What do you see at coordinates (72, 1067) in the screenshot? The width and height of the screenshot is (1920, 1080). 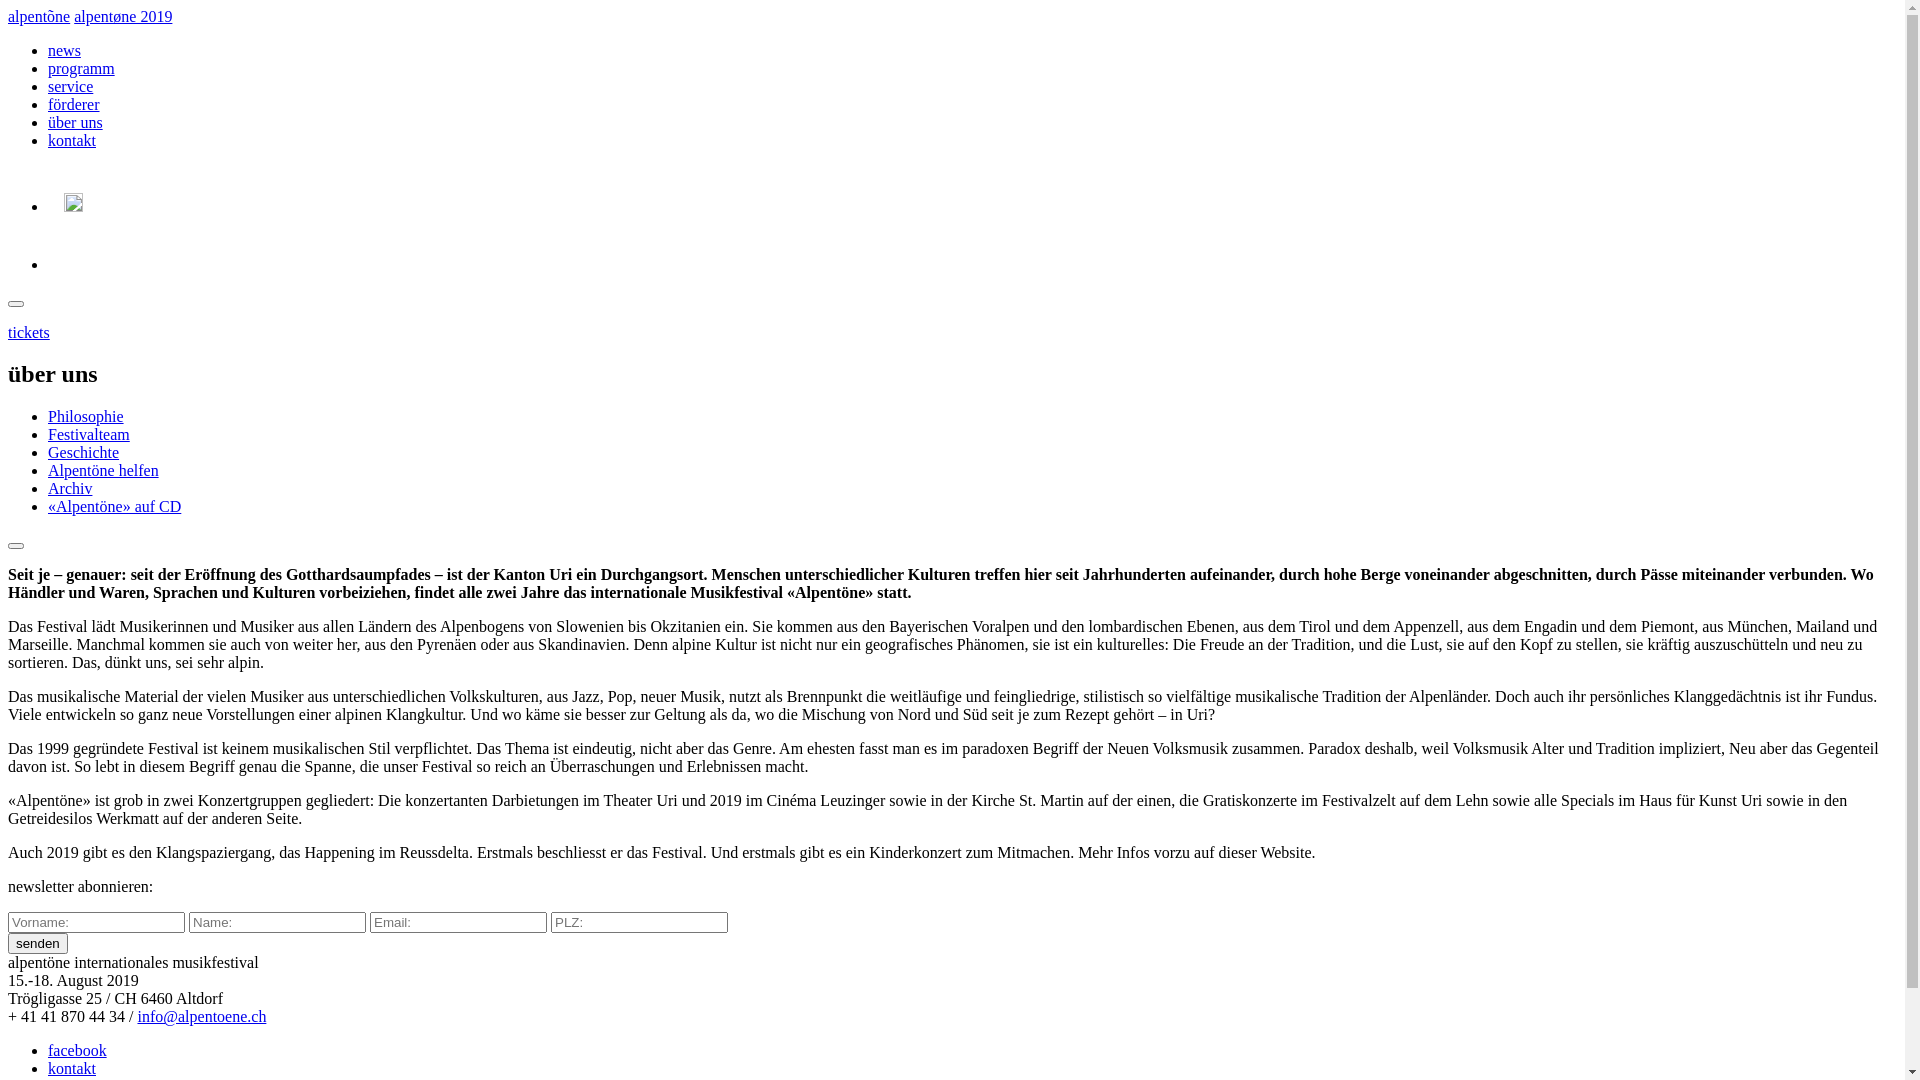 I see `'kontakt'` at bounding box center [72, 1067].